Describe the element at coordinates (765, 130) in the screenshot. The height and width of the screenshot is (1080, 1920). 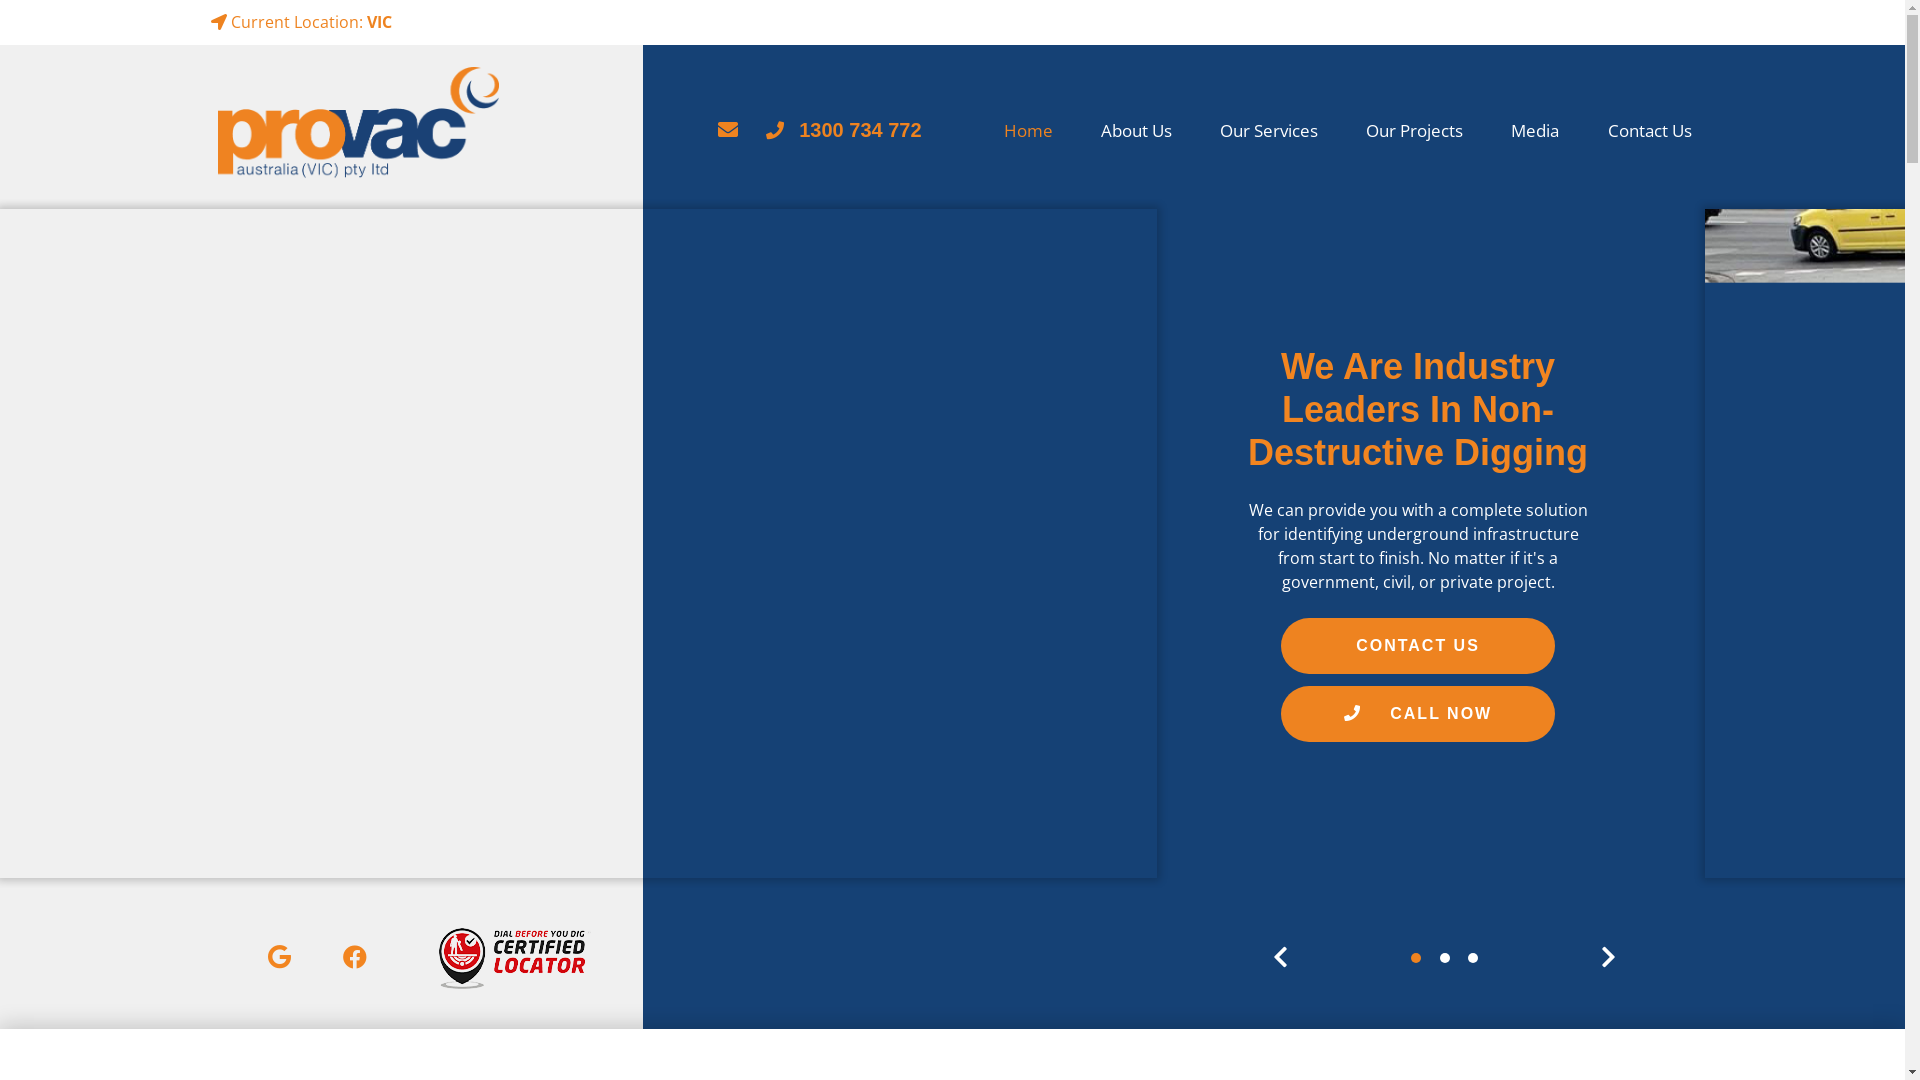
I see `'1300 734 772'` at that location.